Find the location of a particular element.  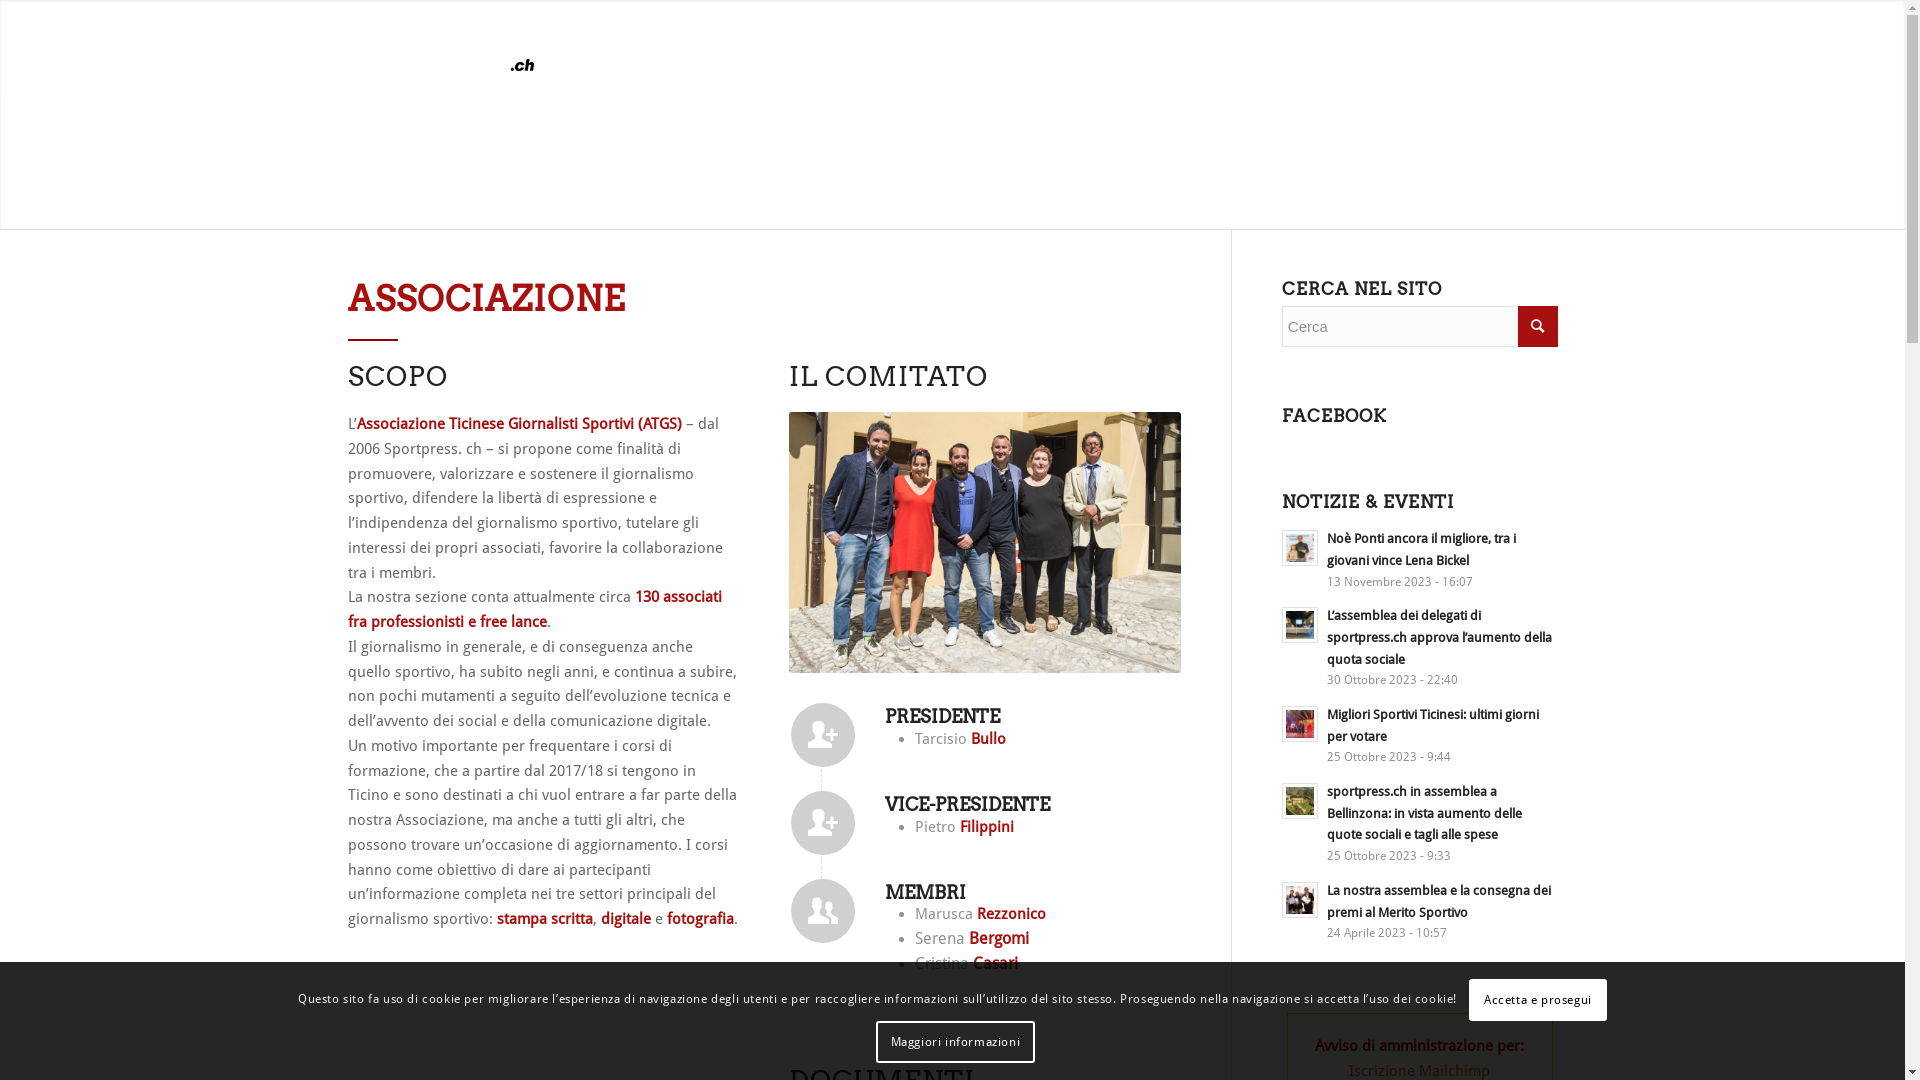

'Accetta e prosegui' is located at coordinates (1536, 999).